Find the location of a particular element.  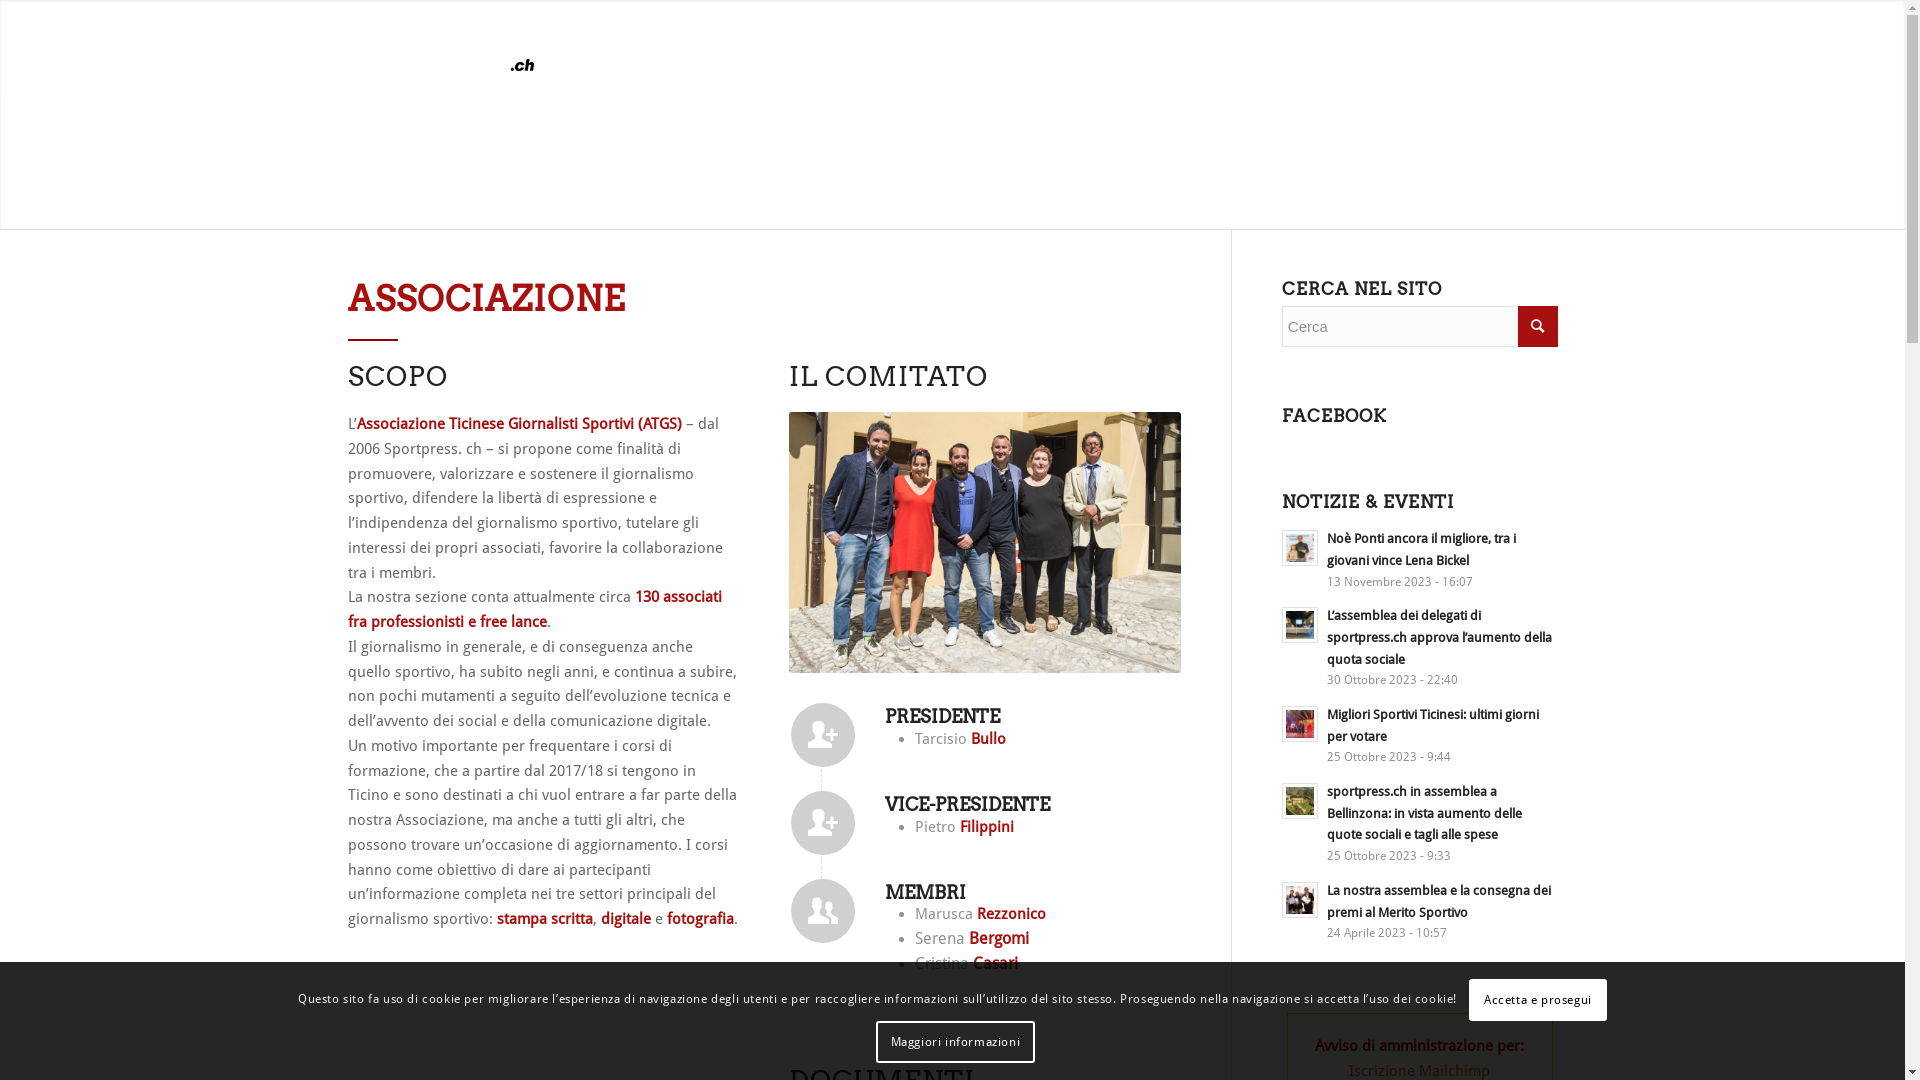

'Accetta e prosegui' is located at coordinates (1536, 999).